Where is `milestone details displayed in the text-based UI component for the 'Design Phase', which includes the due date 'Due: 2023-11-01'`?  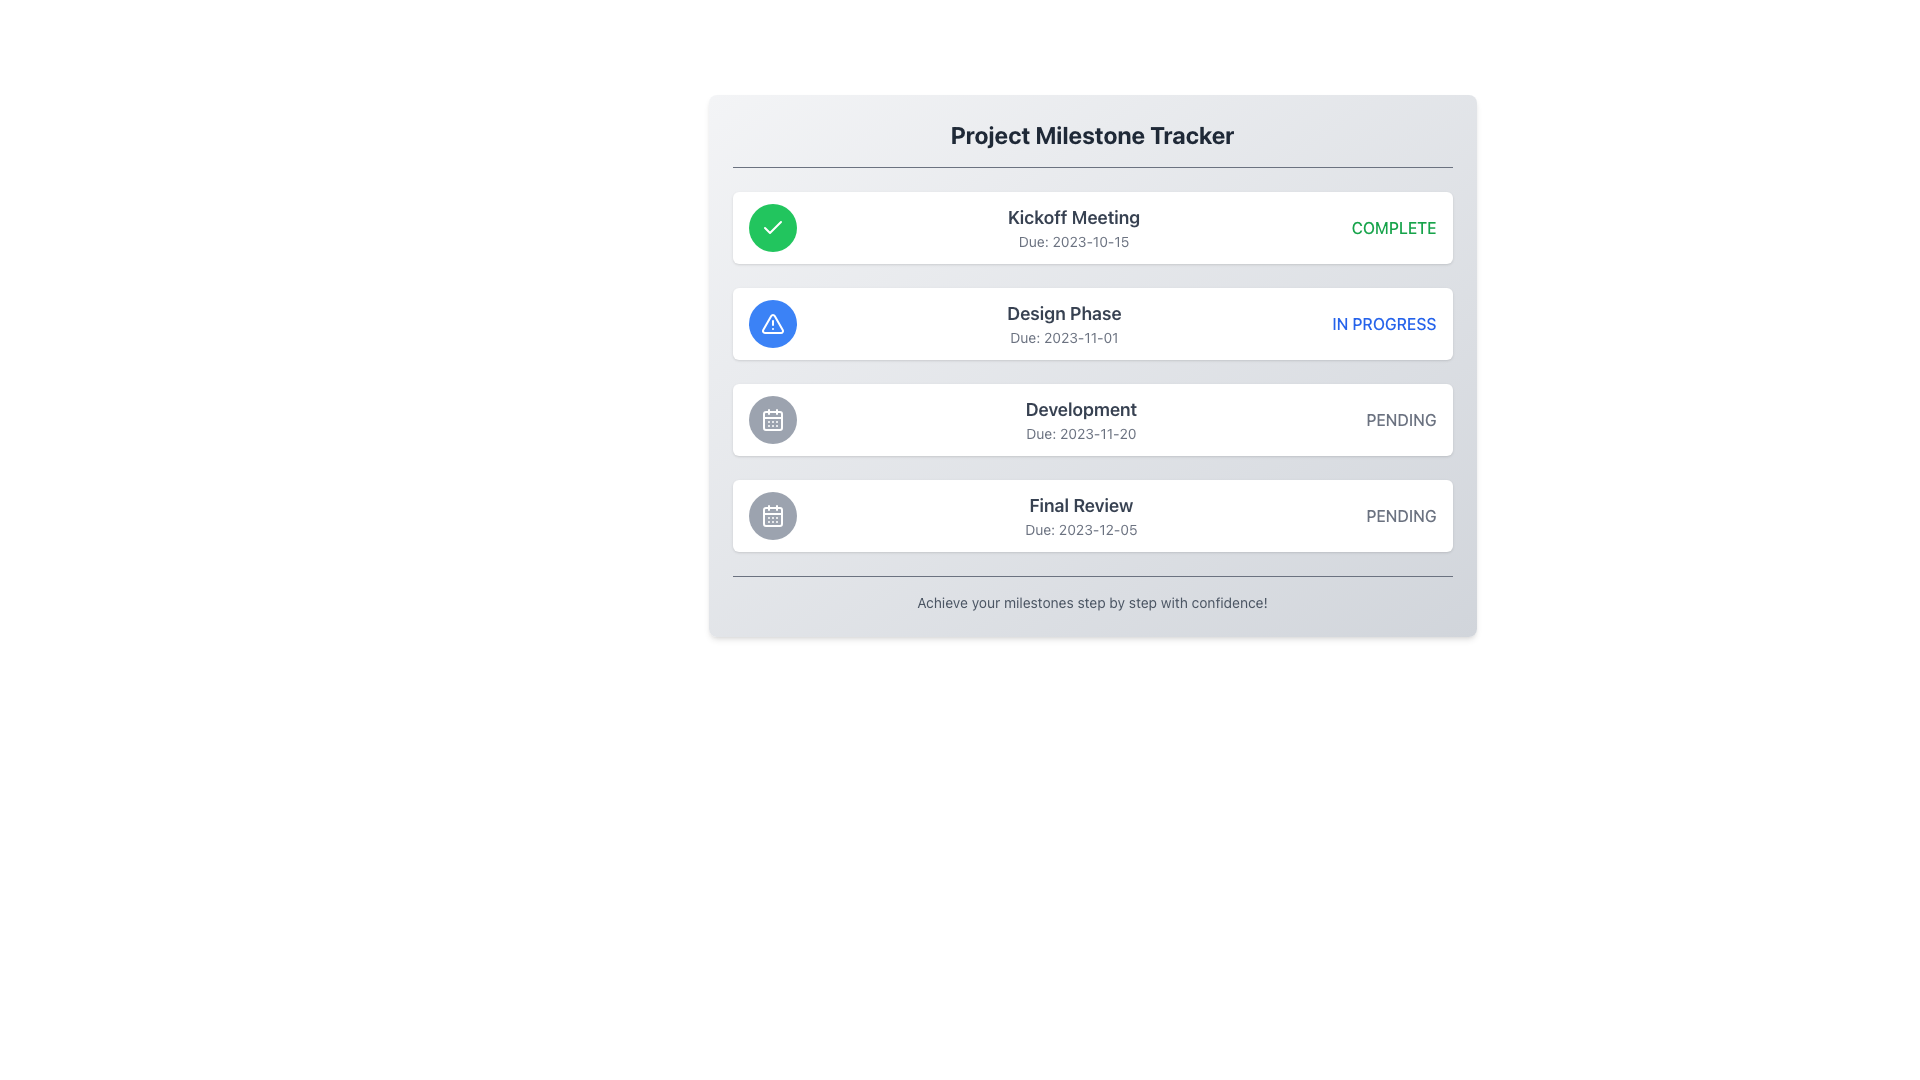 milestone details displayed in the text-based UI component for the 'Design Phase', which includes the due date 'Due: 2023-11-01' is located at coordinates (1063, 323).